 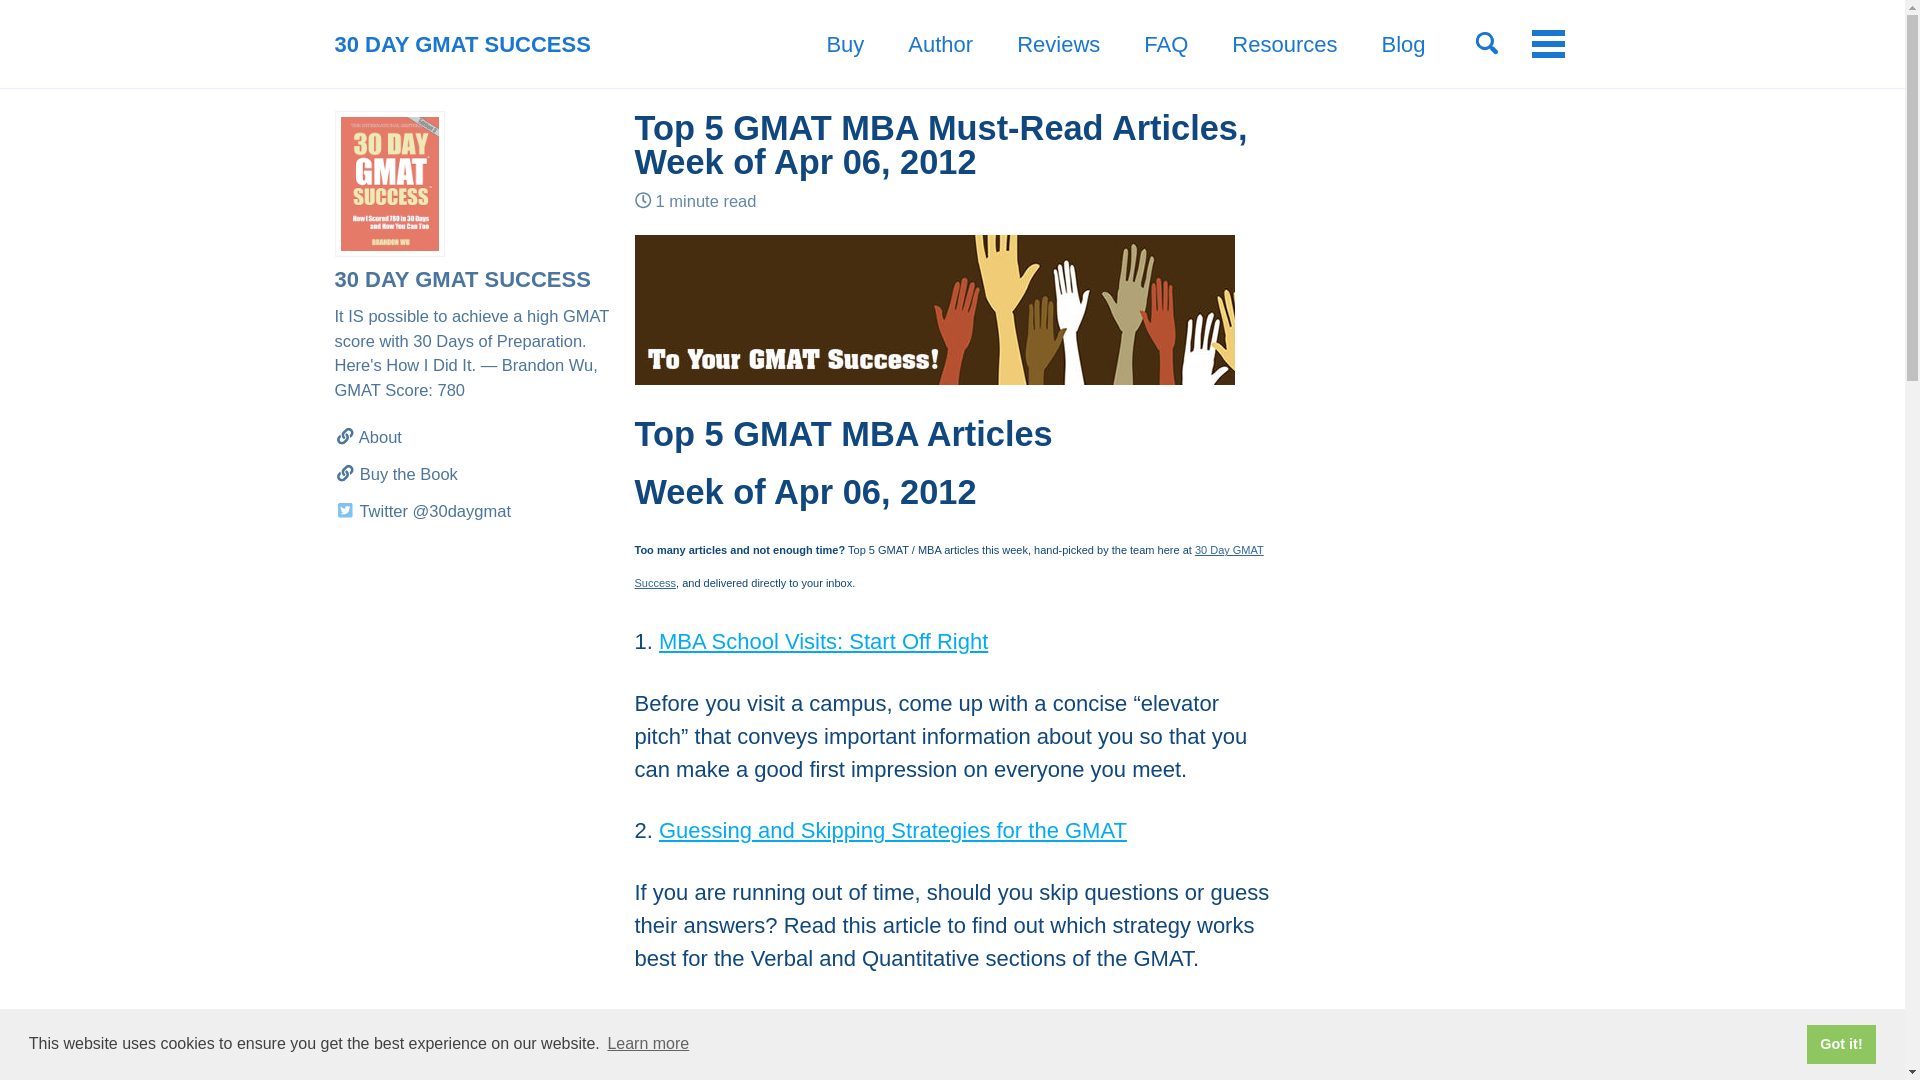 I want to click on 'Blog', so click(x=1401, y=44).